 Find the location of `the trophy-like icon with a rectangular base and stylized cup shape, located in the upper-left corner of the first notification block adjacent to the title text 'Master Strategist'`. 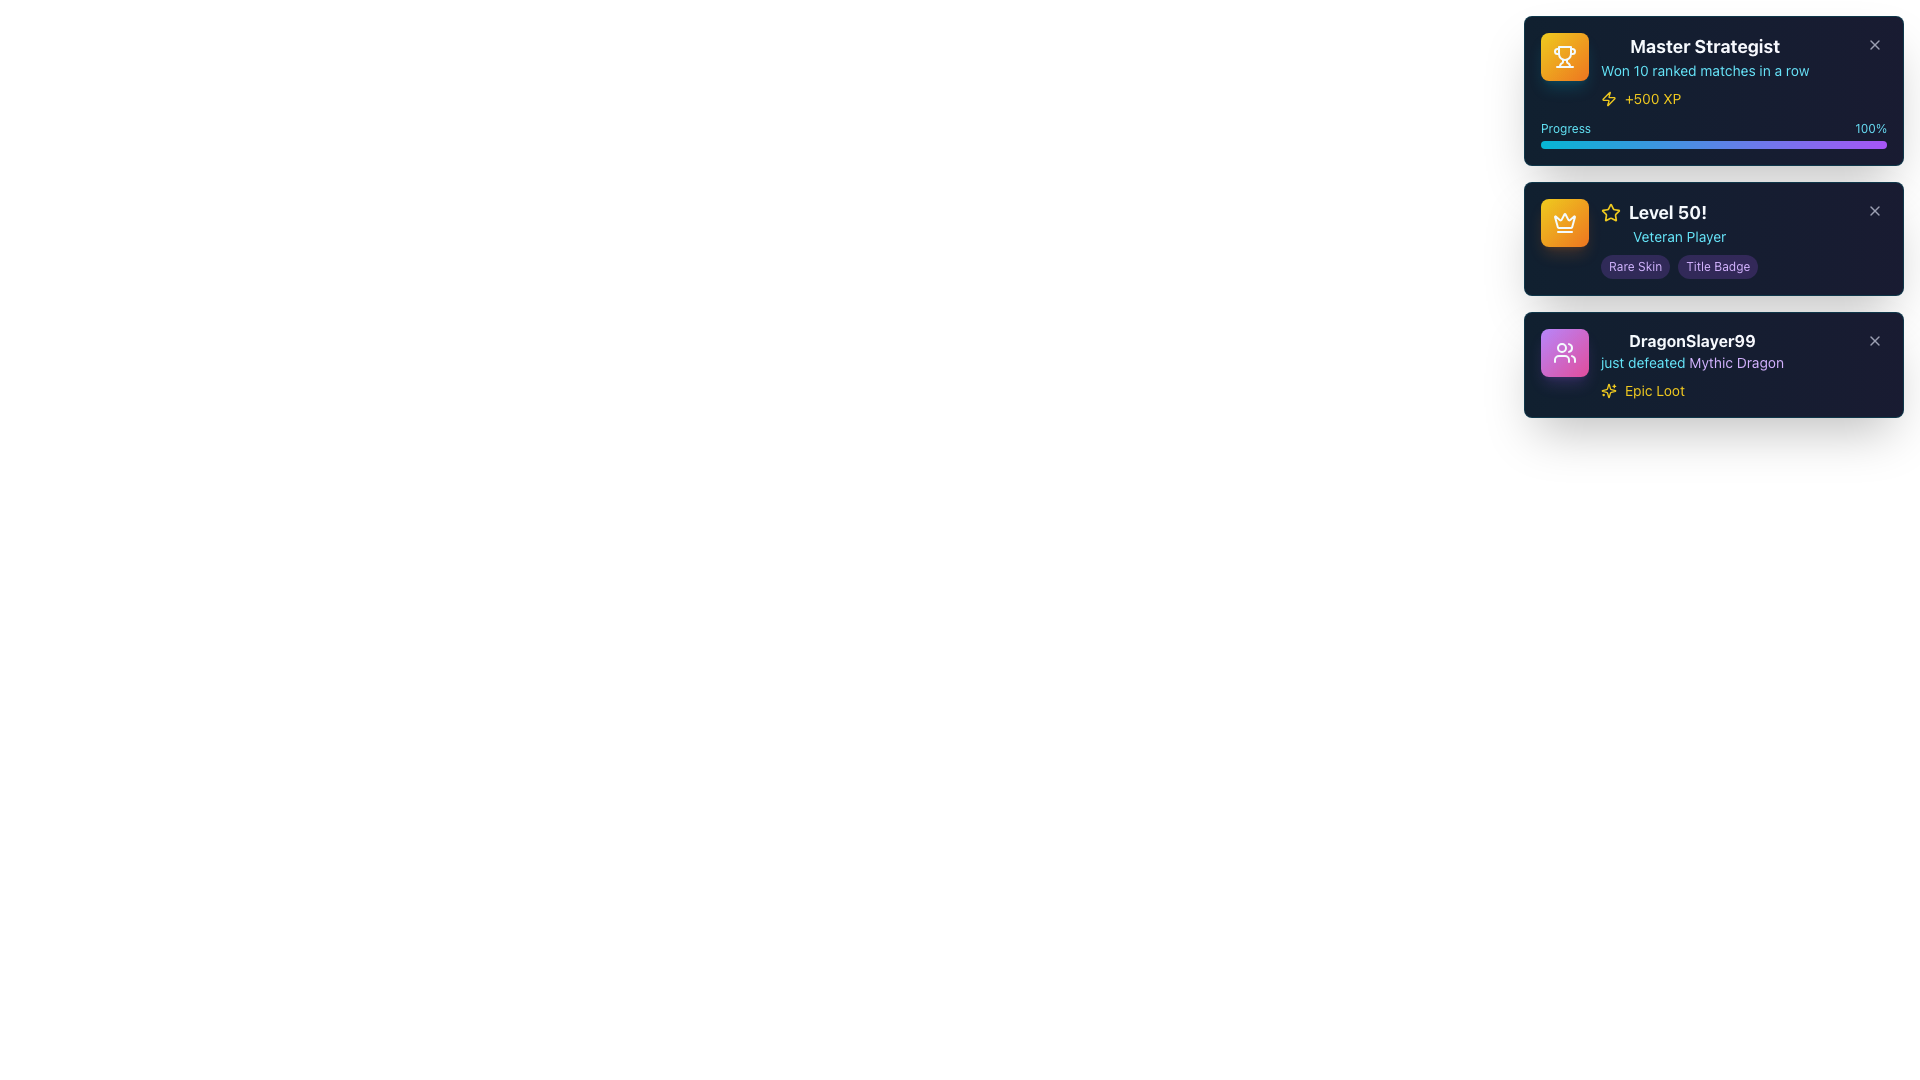

the trophy-like icon with a rectangular base and stylized cup shape, located in the upper-left corner of the first notification block adjacent to the title text 'Master Strategist' is located at coordinates (1563, 52).